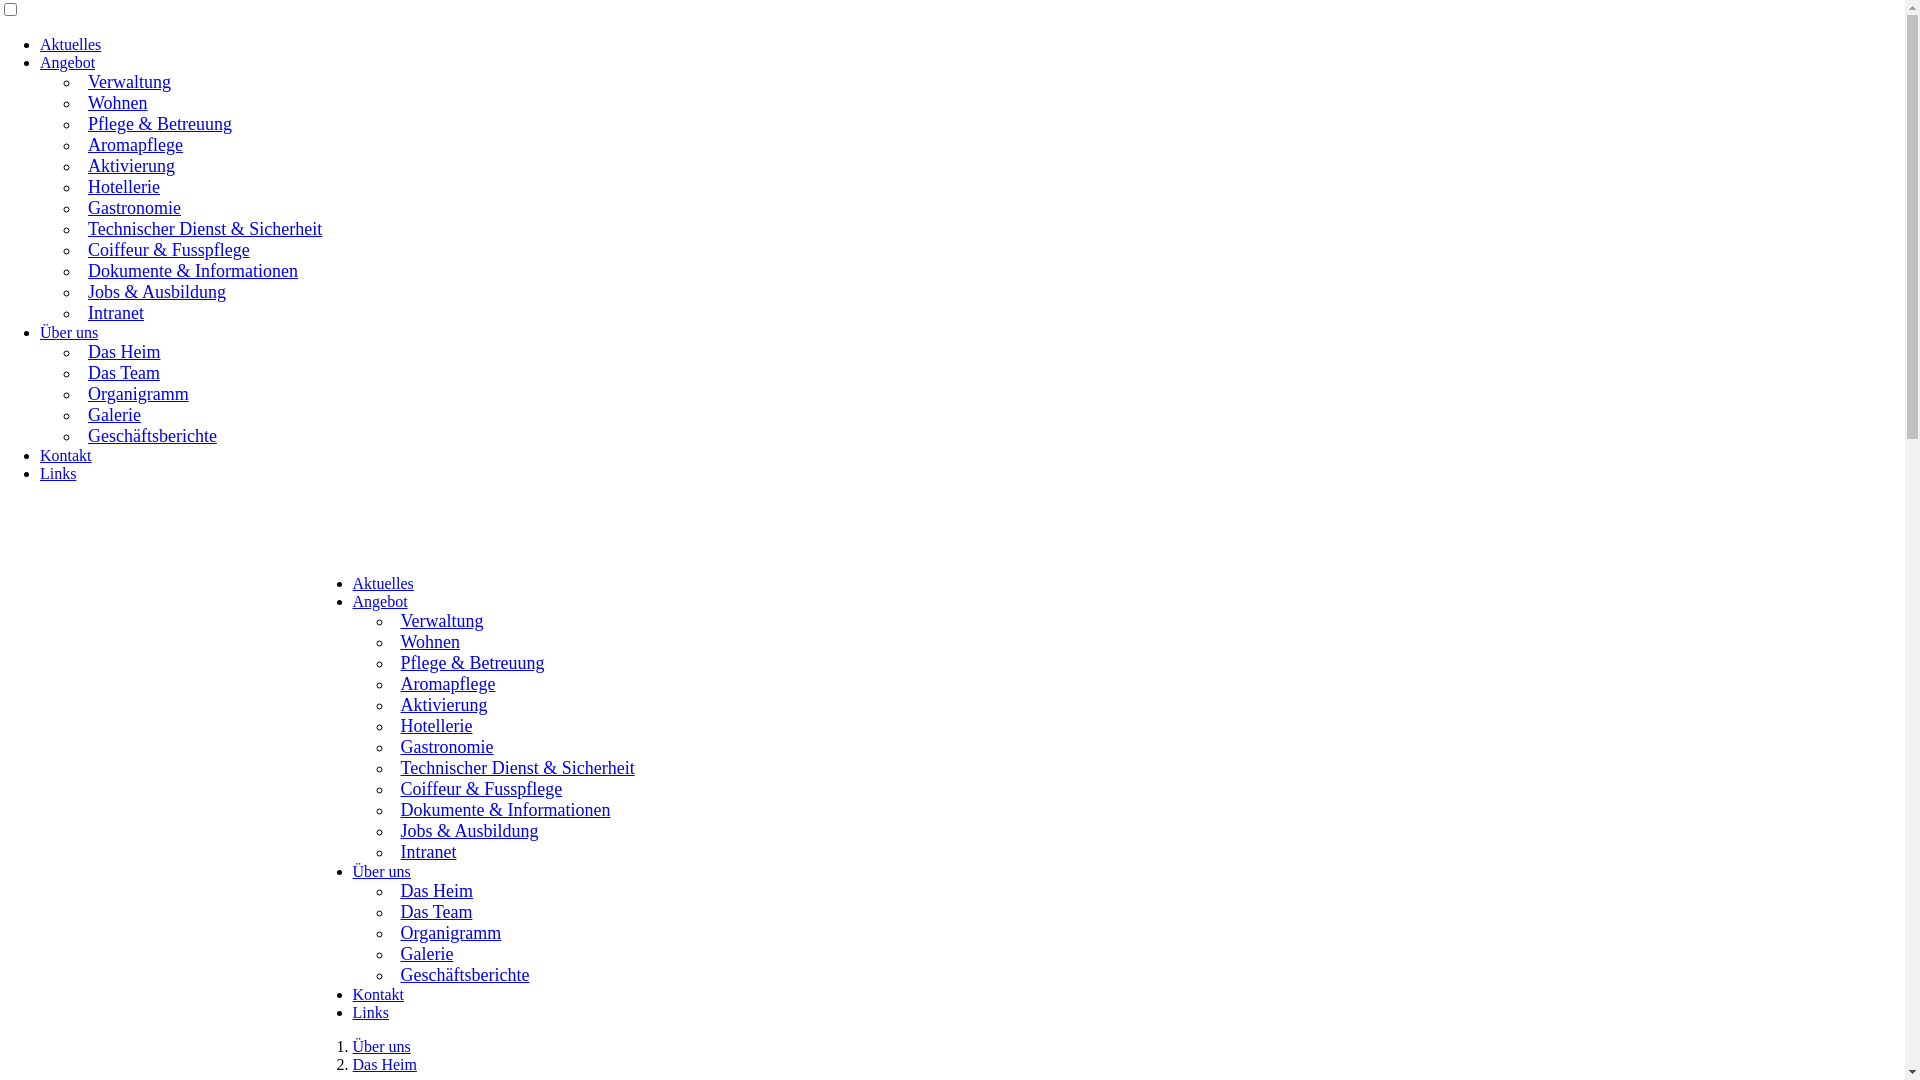 Image resolution: width=1920 pixels, height=1080 pixels. Describe the element at coordinates (157, 122) in the screenshot. I see `'Pflege & Betreuung'` at that location.